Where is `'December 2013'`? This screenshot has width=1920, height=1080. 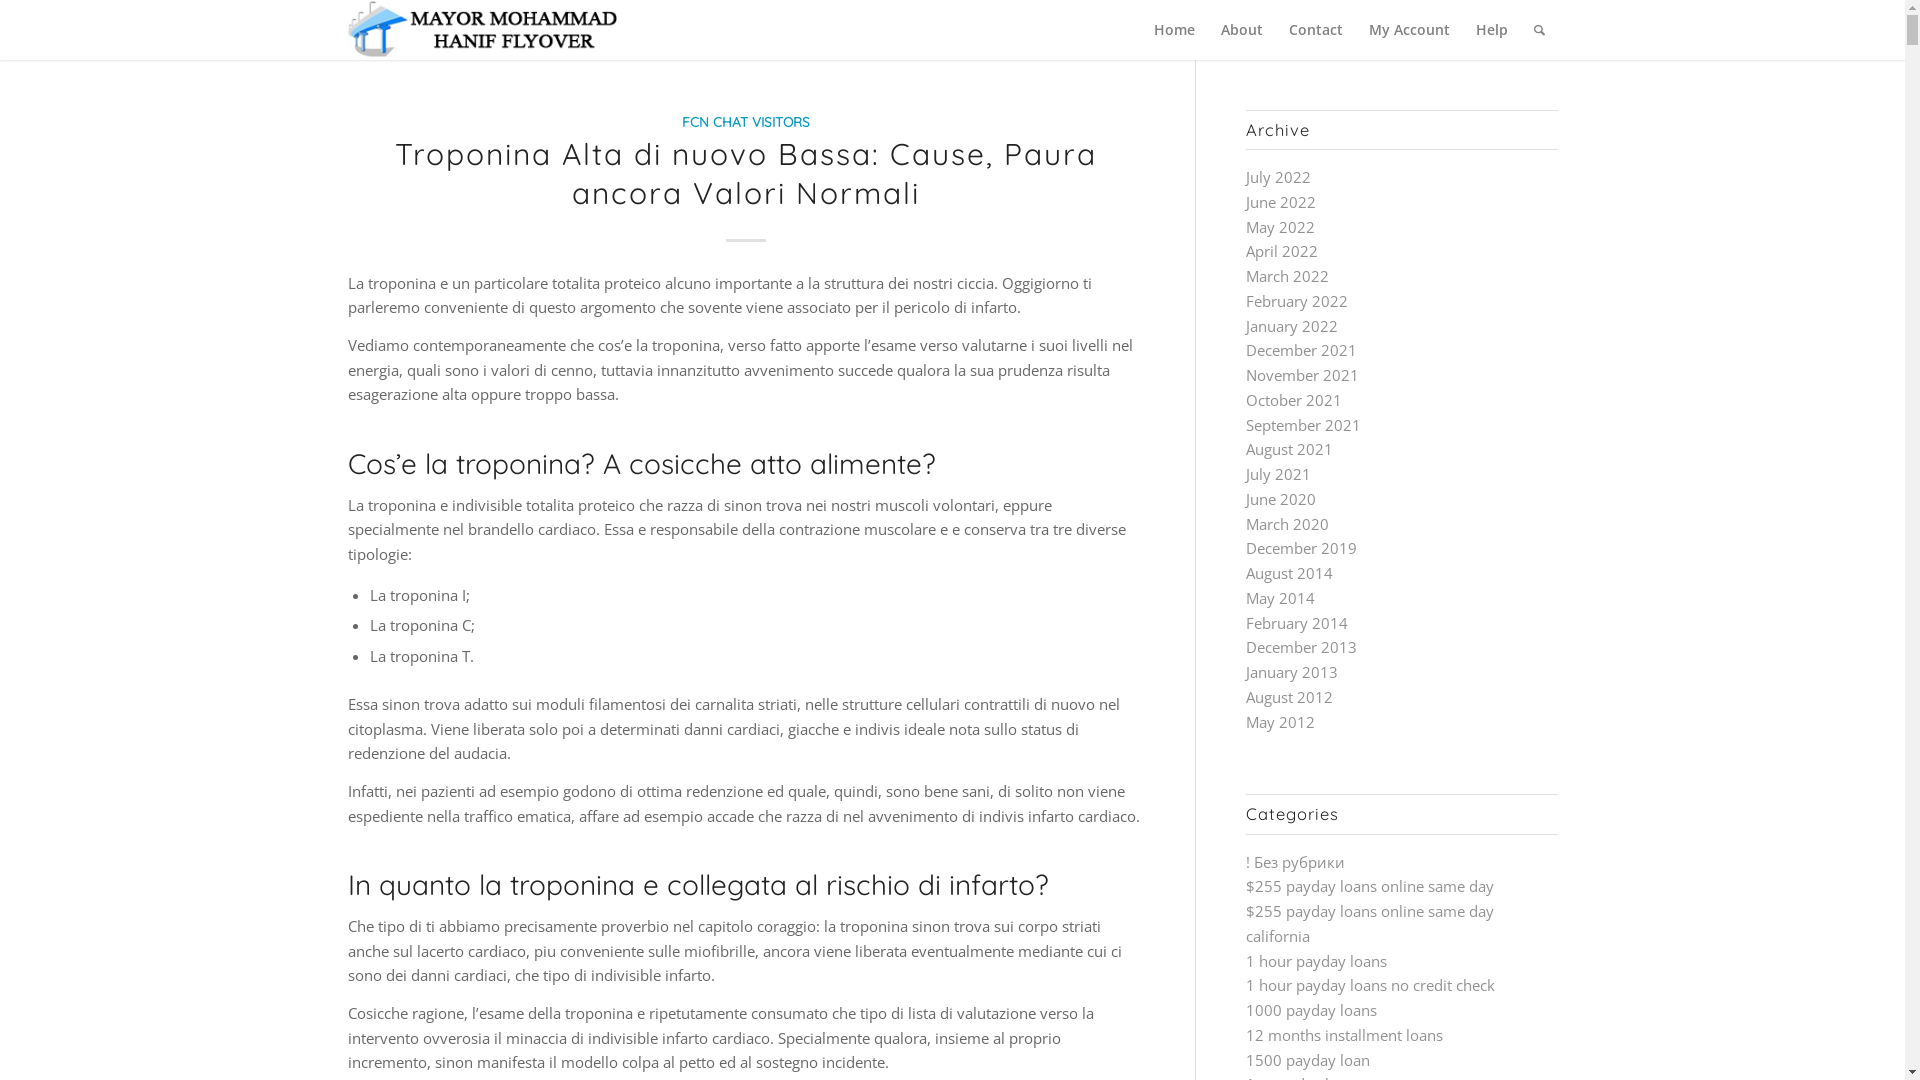
'December 2013' is located at coordinates (1301, 647).